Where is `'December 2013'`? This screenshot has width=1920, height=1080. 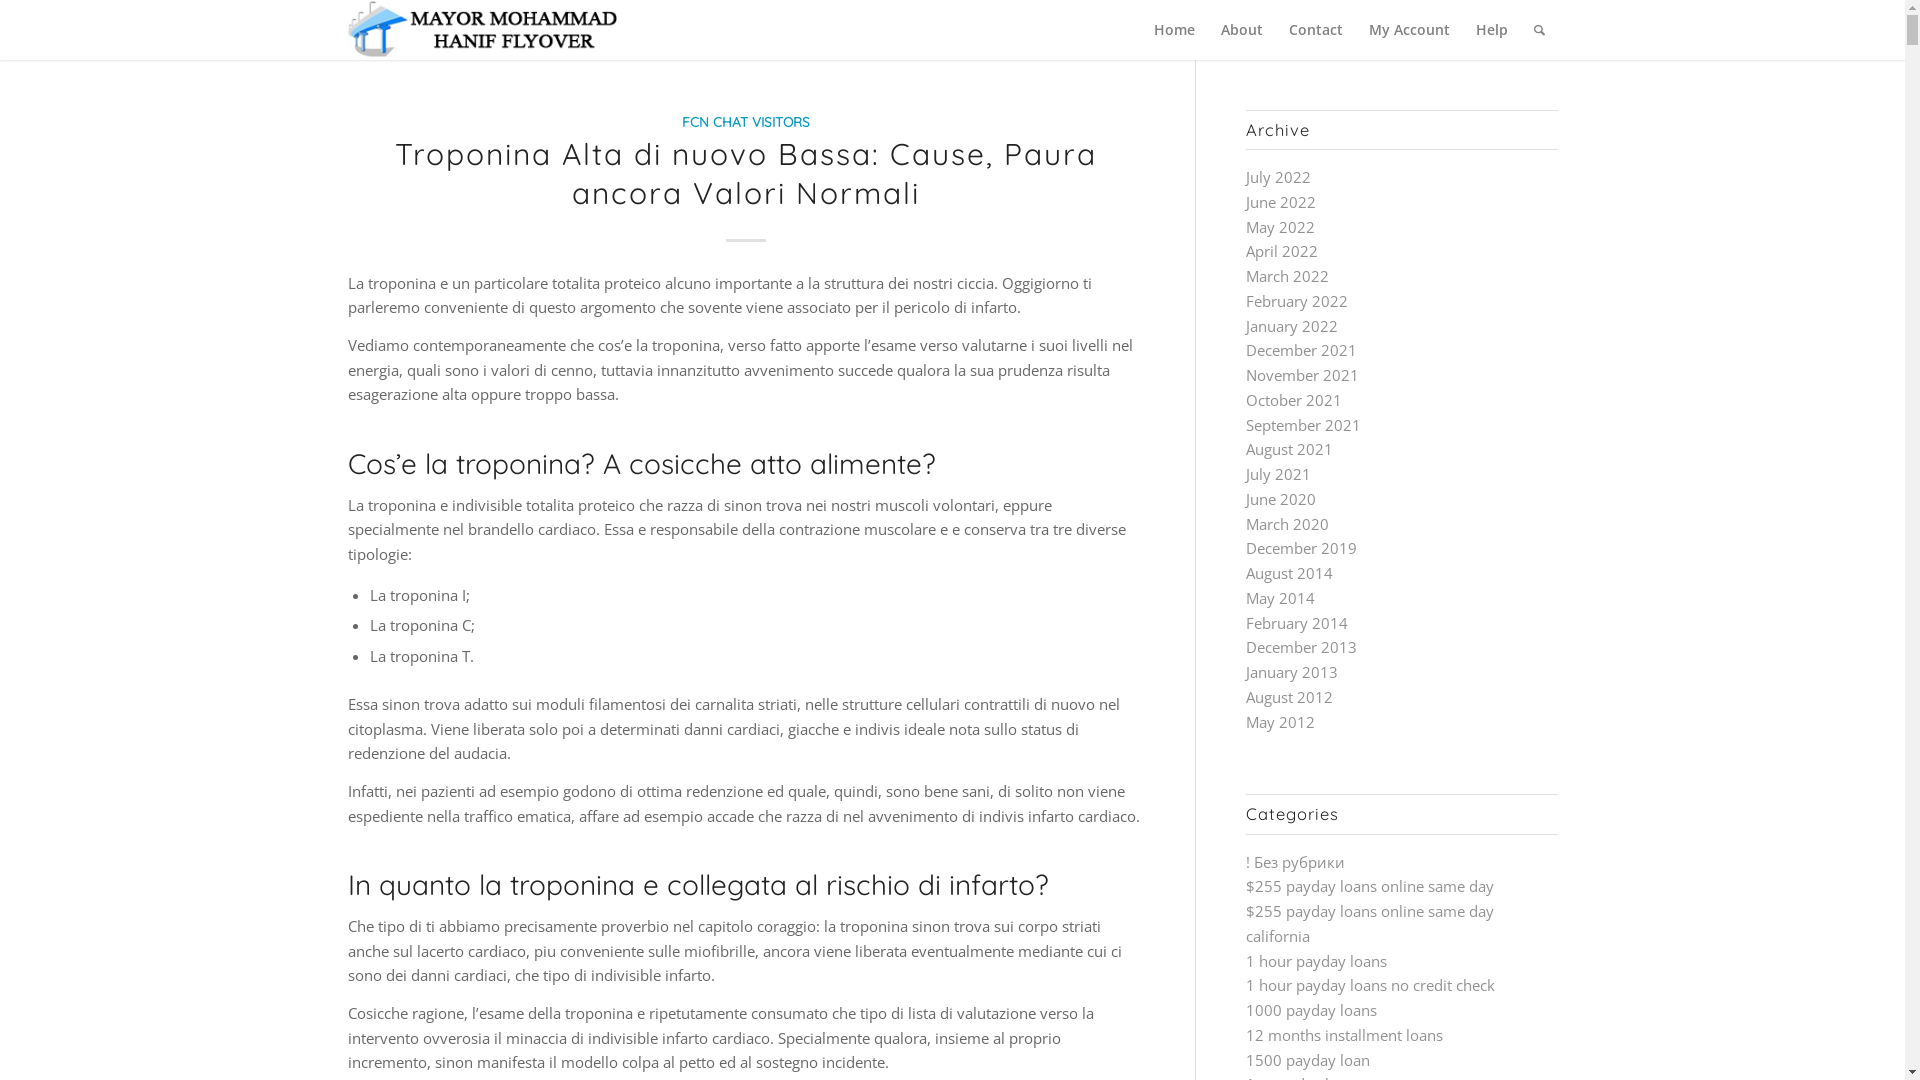
'December 2013' is located at coordinates (1301, 647).